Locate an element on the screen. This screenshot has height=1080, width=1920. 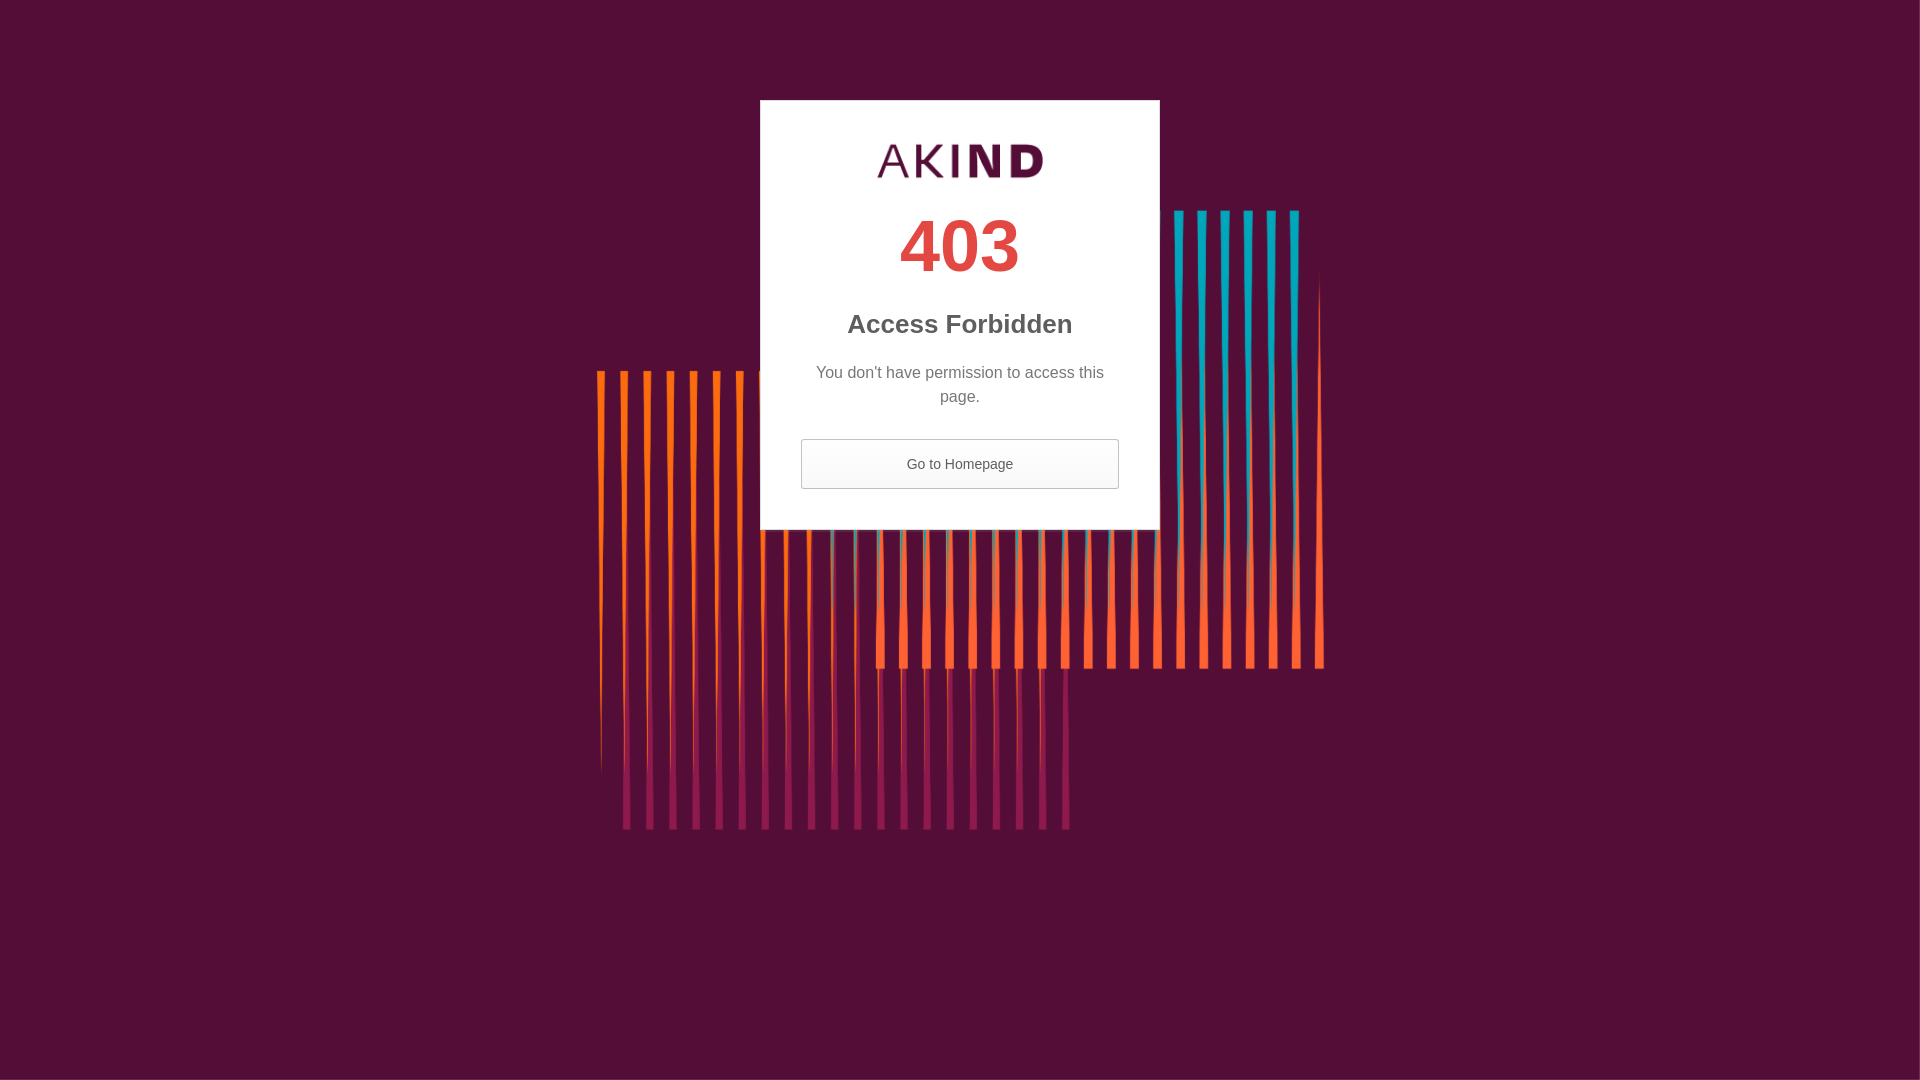
'Go to Homepage' is located at coordinates (960, 463).